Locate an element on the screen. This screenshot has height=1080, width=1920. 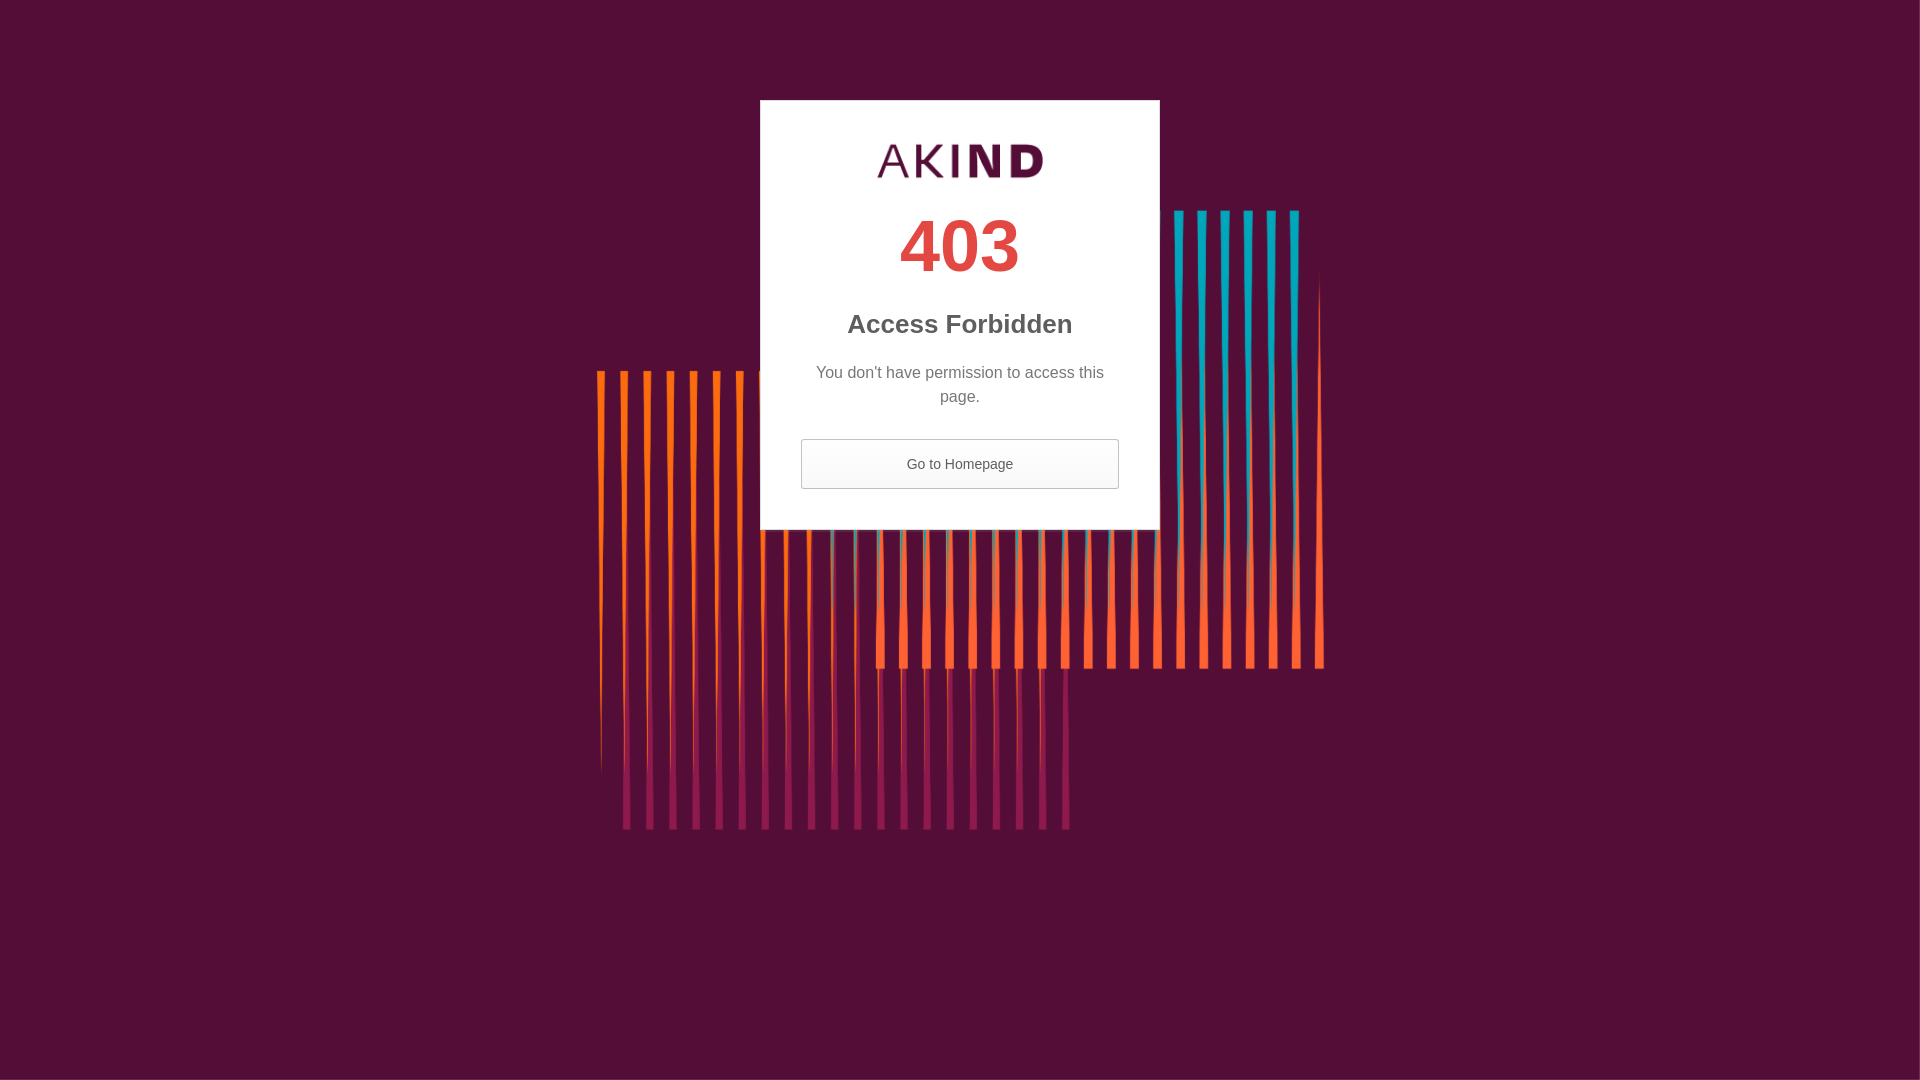
'Go to Homepage' is located at coordinates (960, 463).